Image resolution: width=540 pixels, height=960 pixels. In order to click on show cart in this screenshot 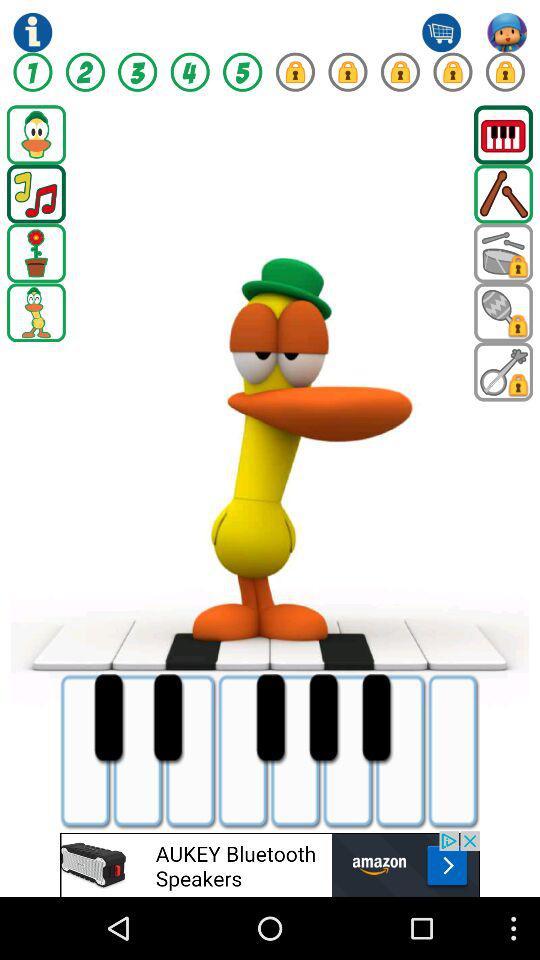, I will do `click(441, 31)`.